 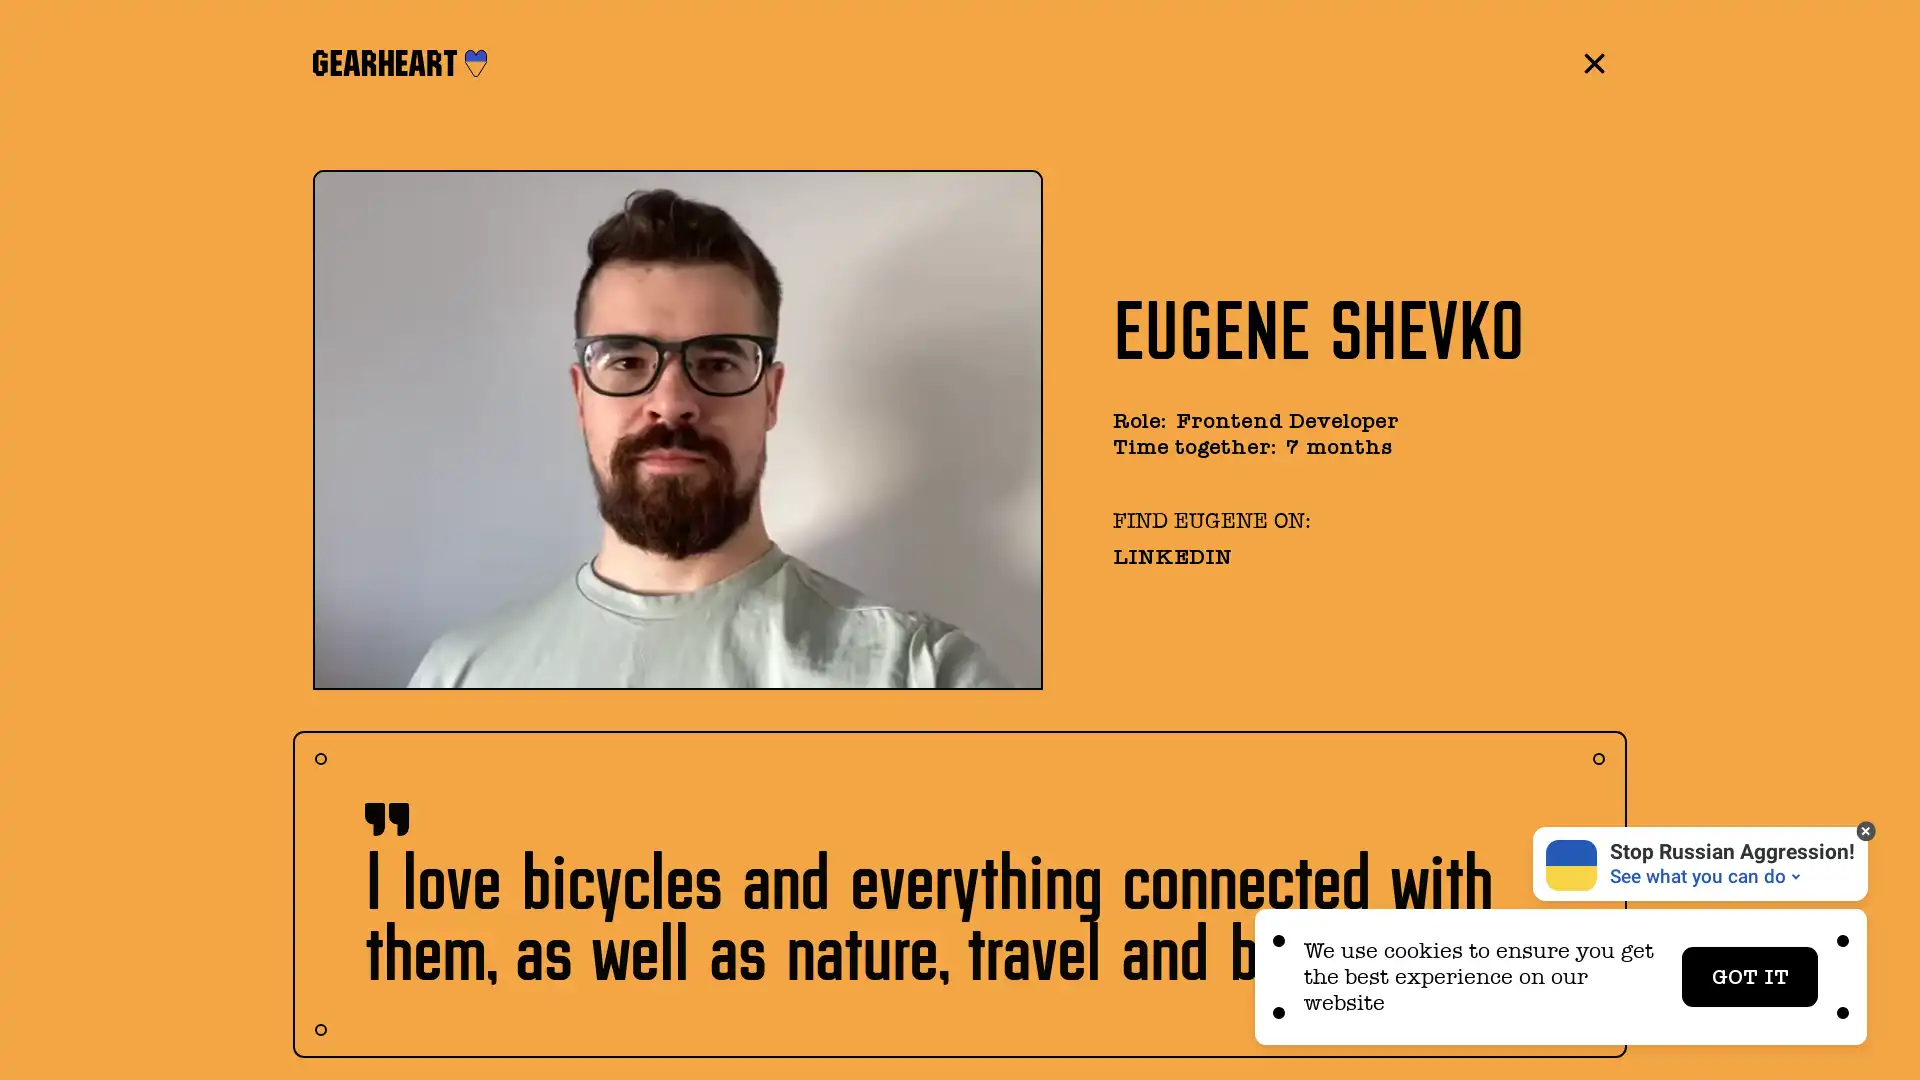 What do you see at coordinates (1749, 975) in the screenshot?
I see `GOT IT` at bounding box center [1749, 975].